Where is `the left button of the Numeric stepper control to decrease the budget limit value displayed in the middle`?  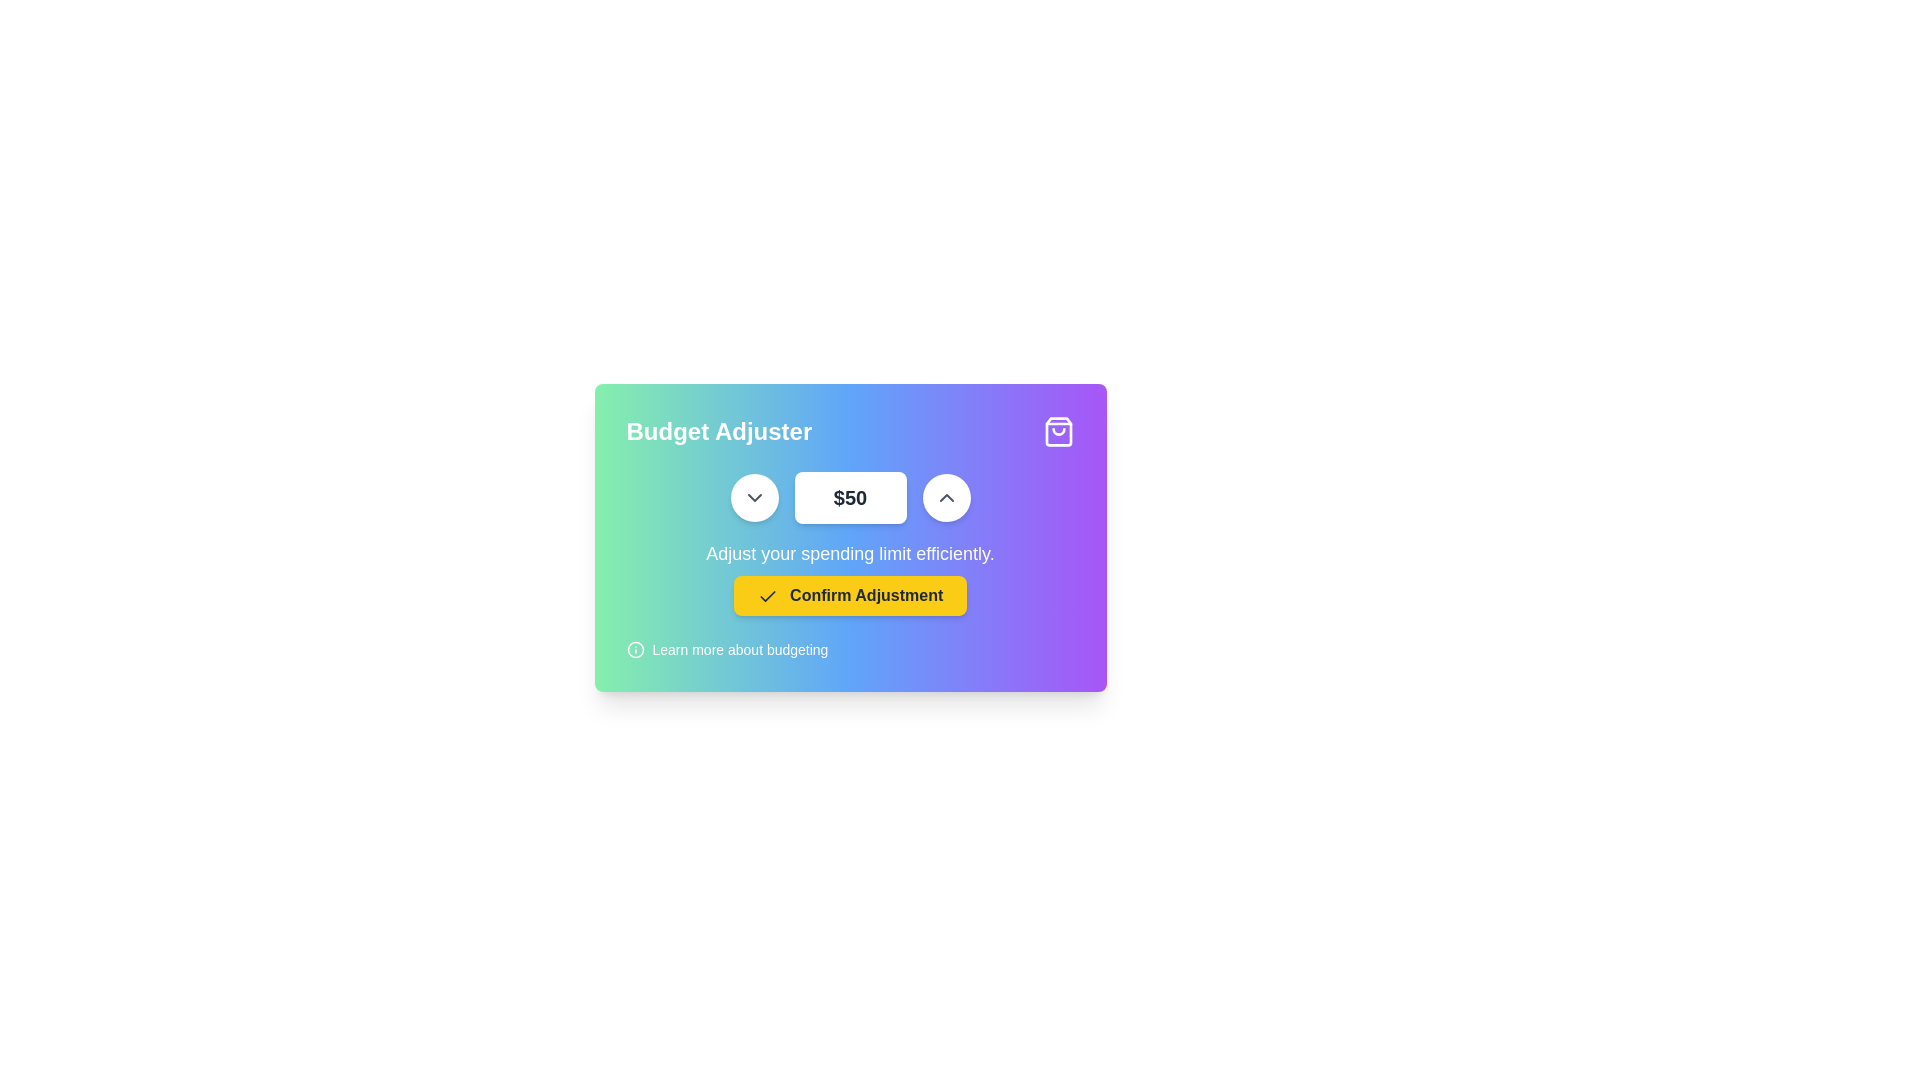 the left button of the Numeric stepper control to decrease the budget limit value displayed in the middle is located at coordinates (850, 496).